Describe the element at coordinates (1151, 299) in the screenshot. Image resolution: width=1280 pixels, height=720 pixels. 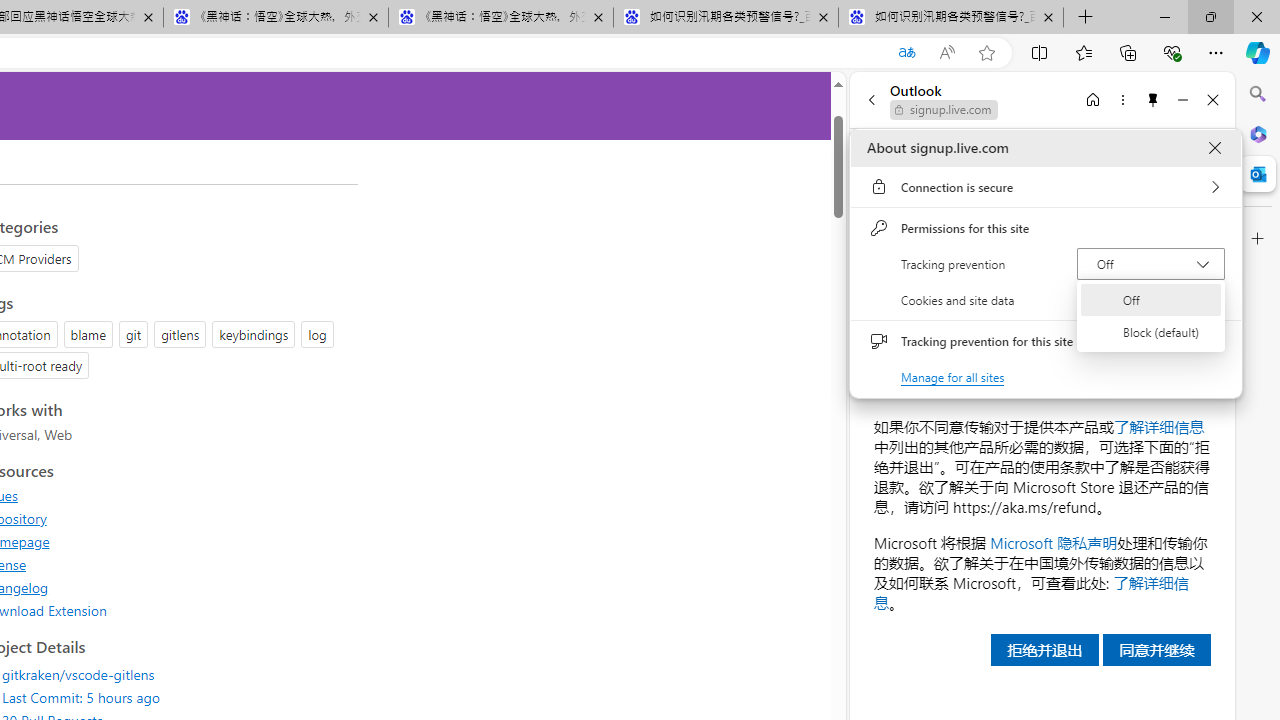
I see `'Off'` at that location.